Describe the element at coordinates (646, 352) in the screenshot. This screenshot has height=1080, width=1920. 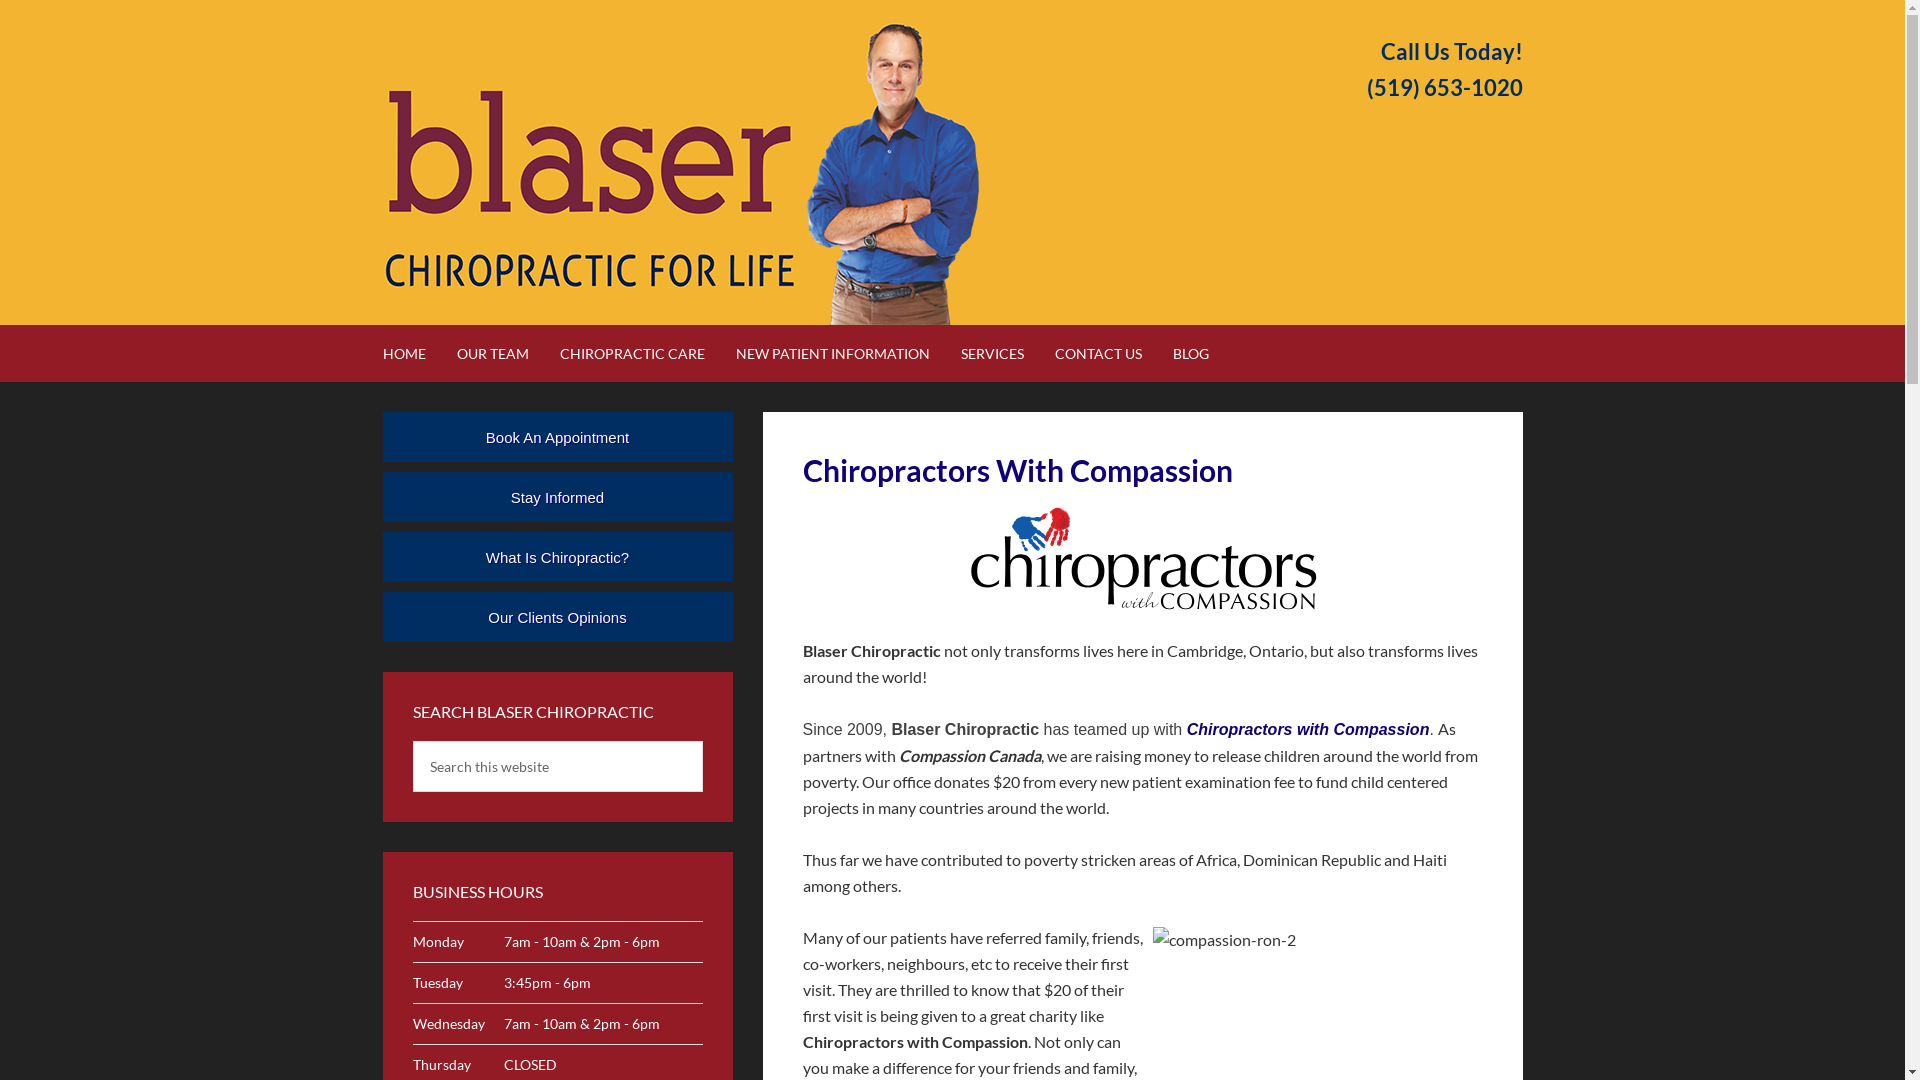
I see `'CHIROPRACTIC CARE'` at that location.